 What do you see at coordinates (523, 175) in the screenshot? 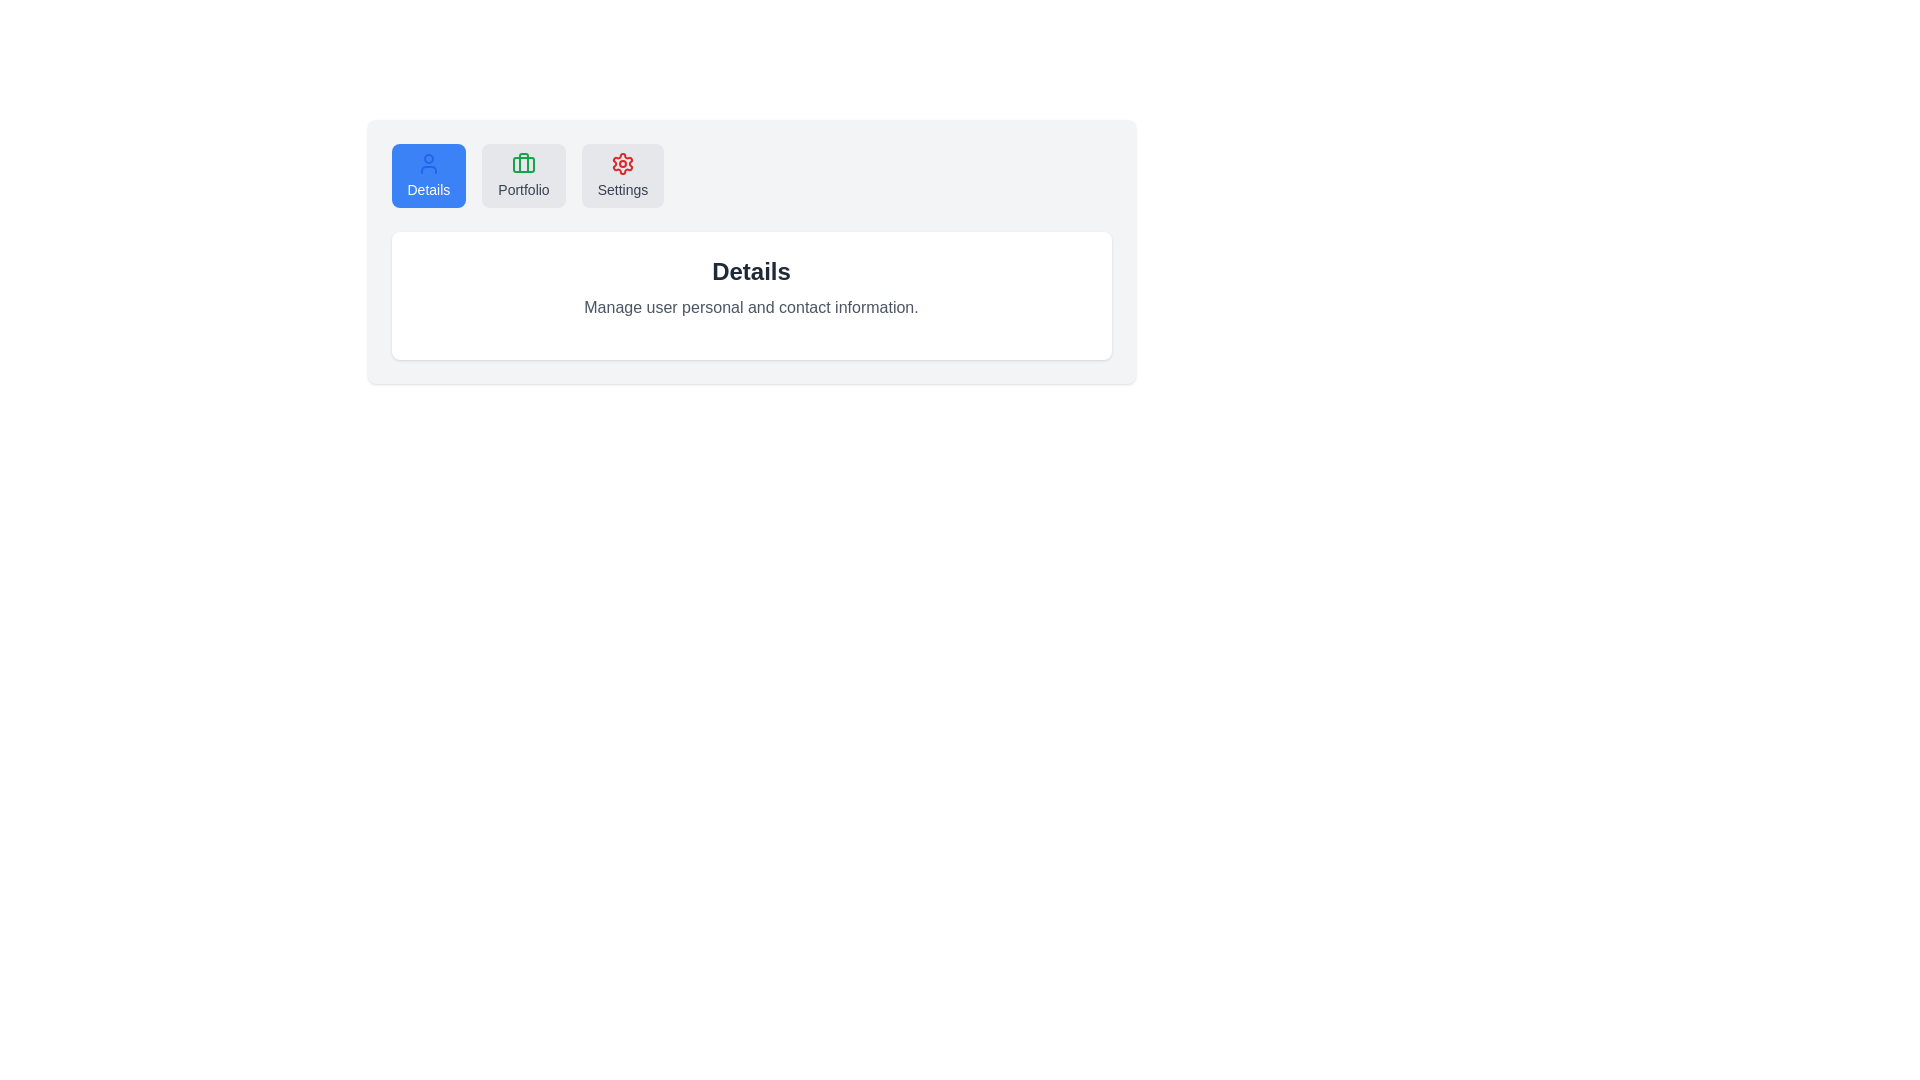
I see `the Portfolio tab to activate it` at bounding box center [523, 175].